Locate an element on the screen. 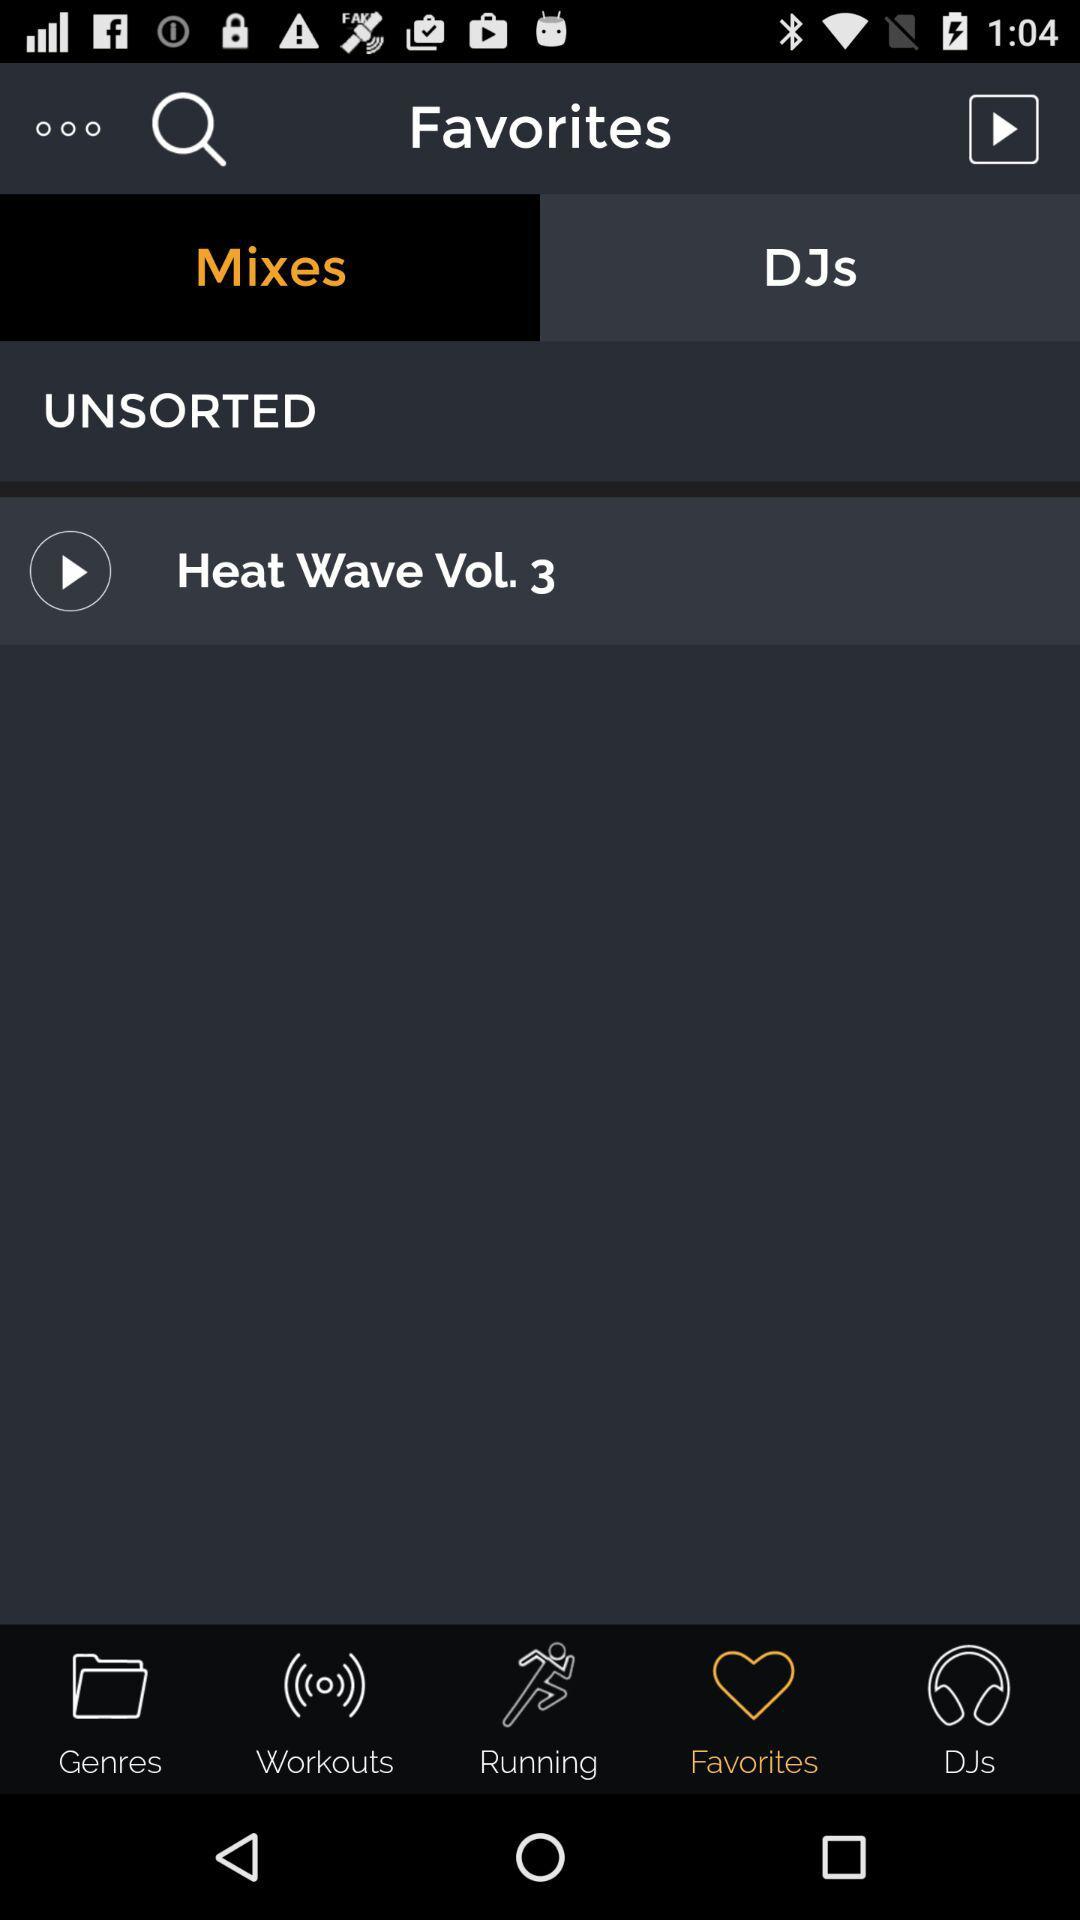 This screenshot has height=1920, width=1080. selection is located at coordinates (1009, 127).